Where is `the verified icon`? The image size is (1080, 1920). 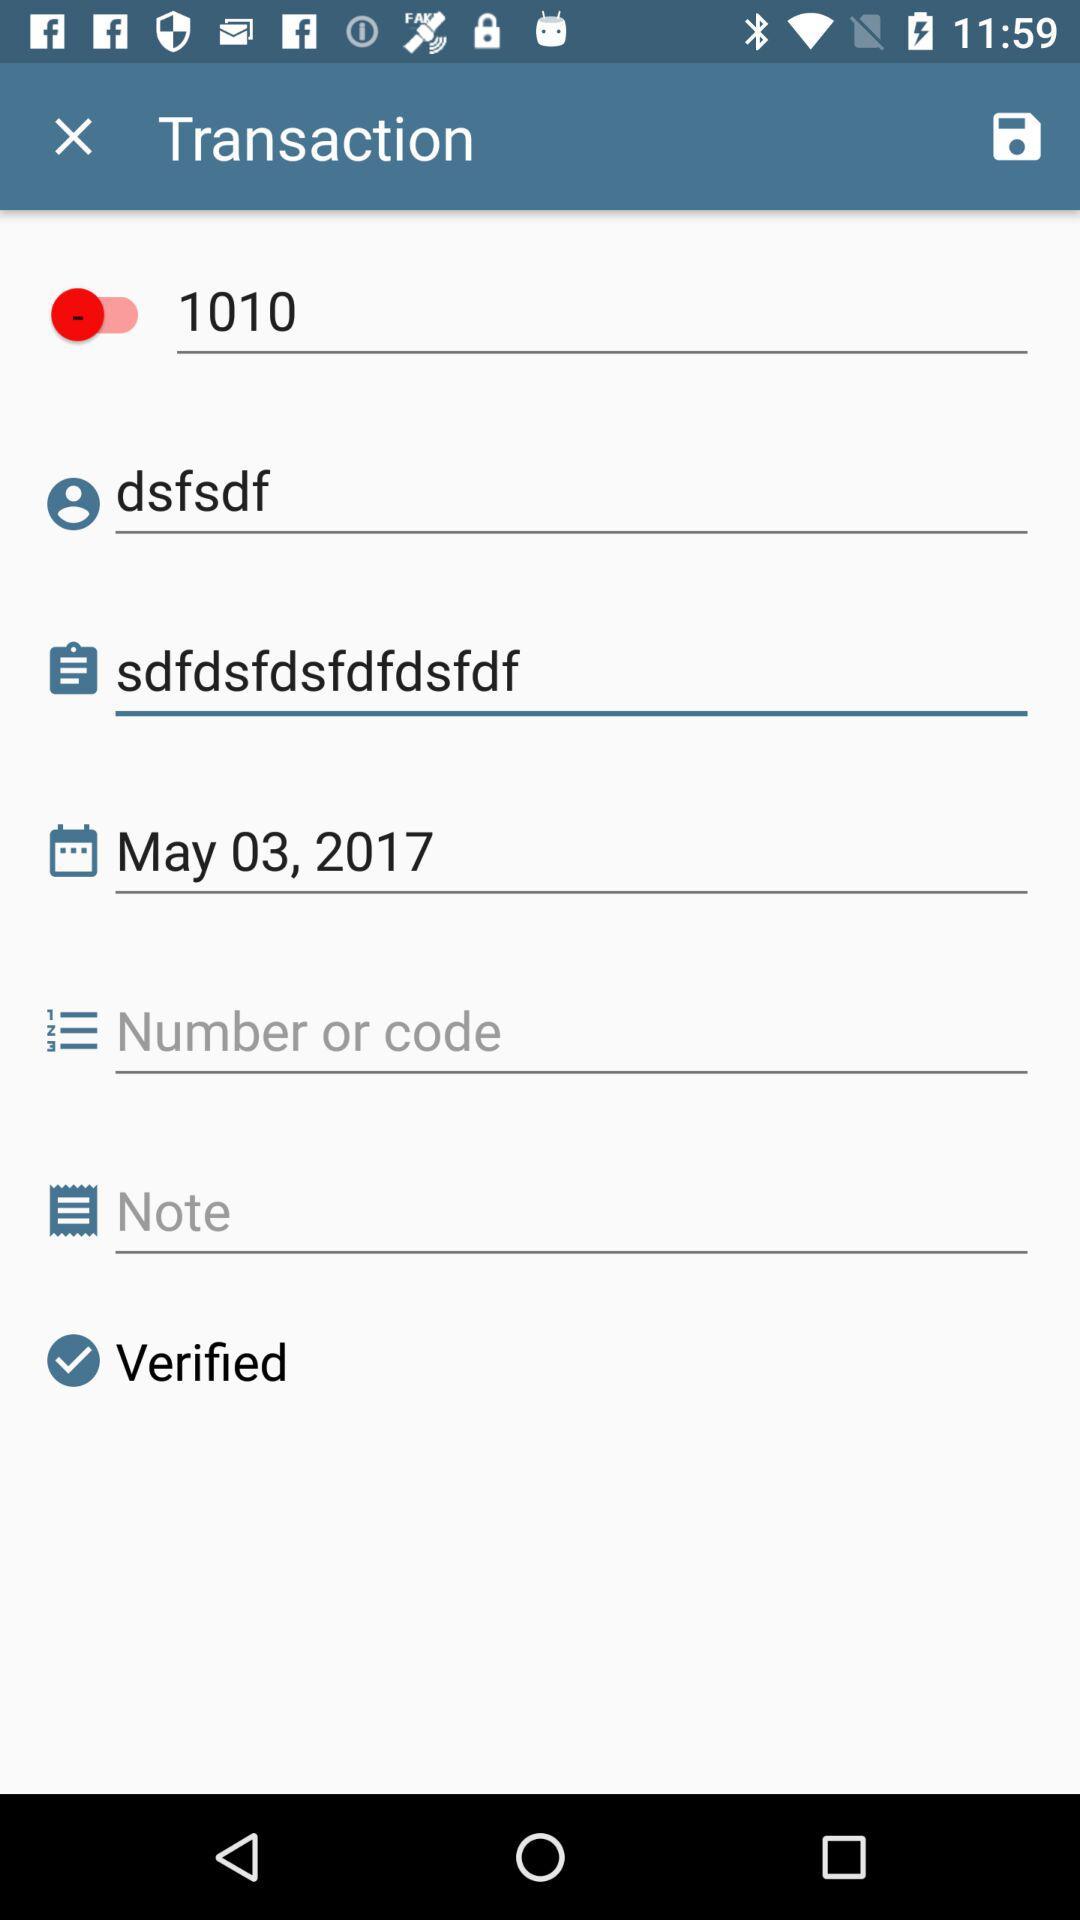 the verified icon is located at coordinates (164, 1360).